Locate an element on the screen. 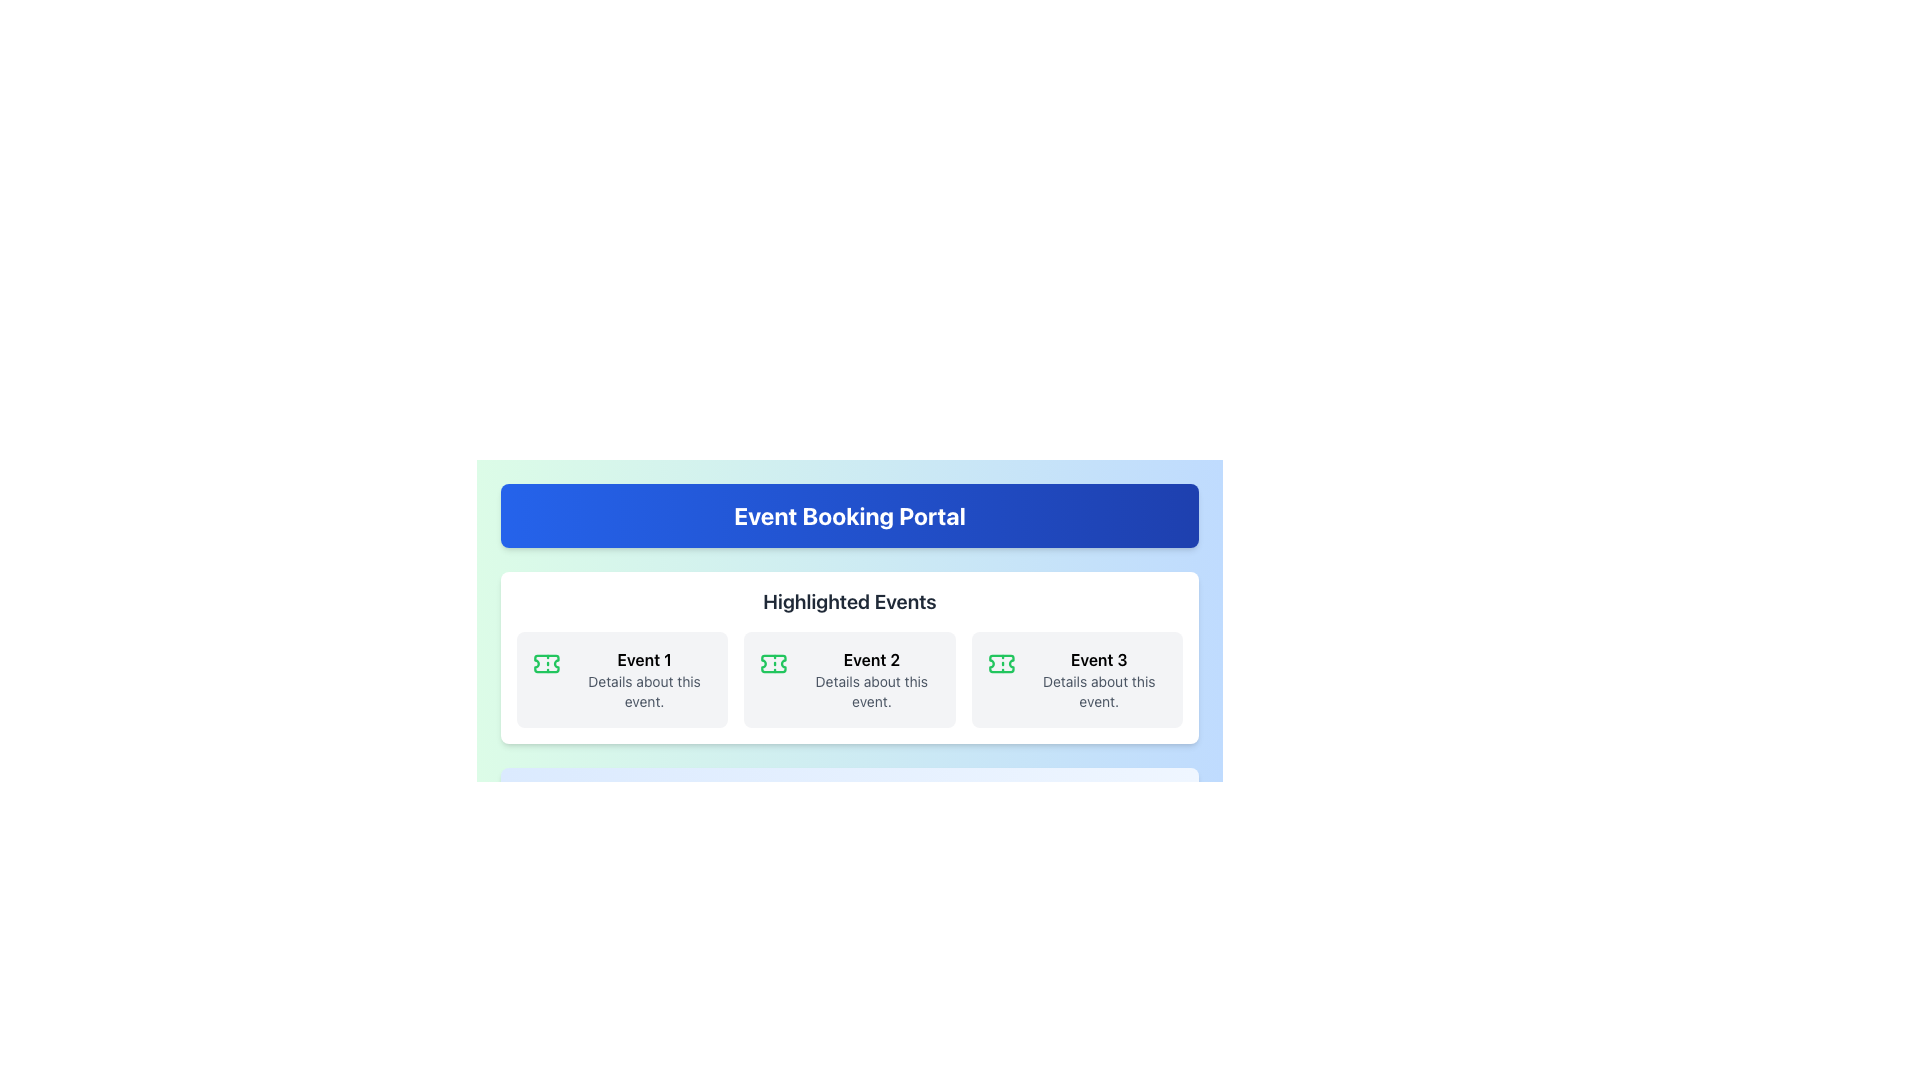  the heading text element in the 'Highlighted Events' card, which is positioned centrally below the 'Event Booking Portal' banner is located at coordinates (849, 600).